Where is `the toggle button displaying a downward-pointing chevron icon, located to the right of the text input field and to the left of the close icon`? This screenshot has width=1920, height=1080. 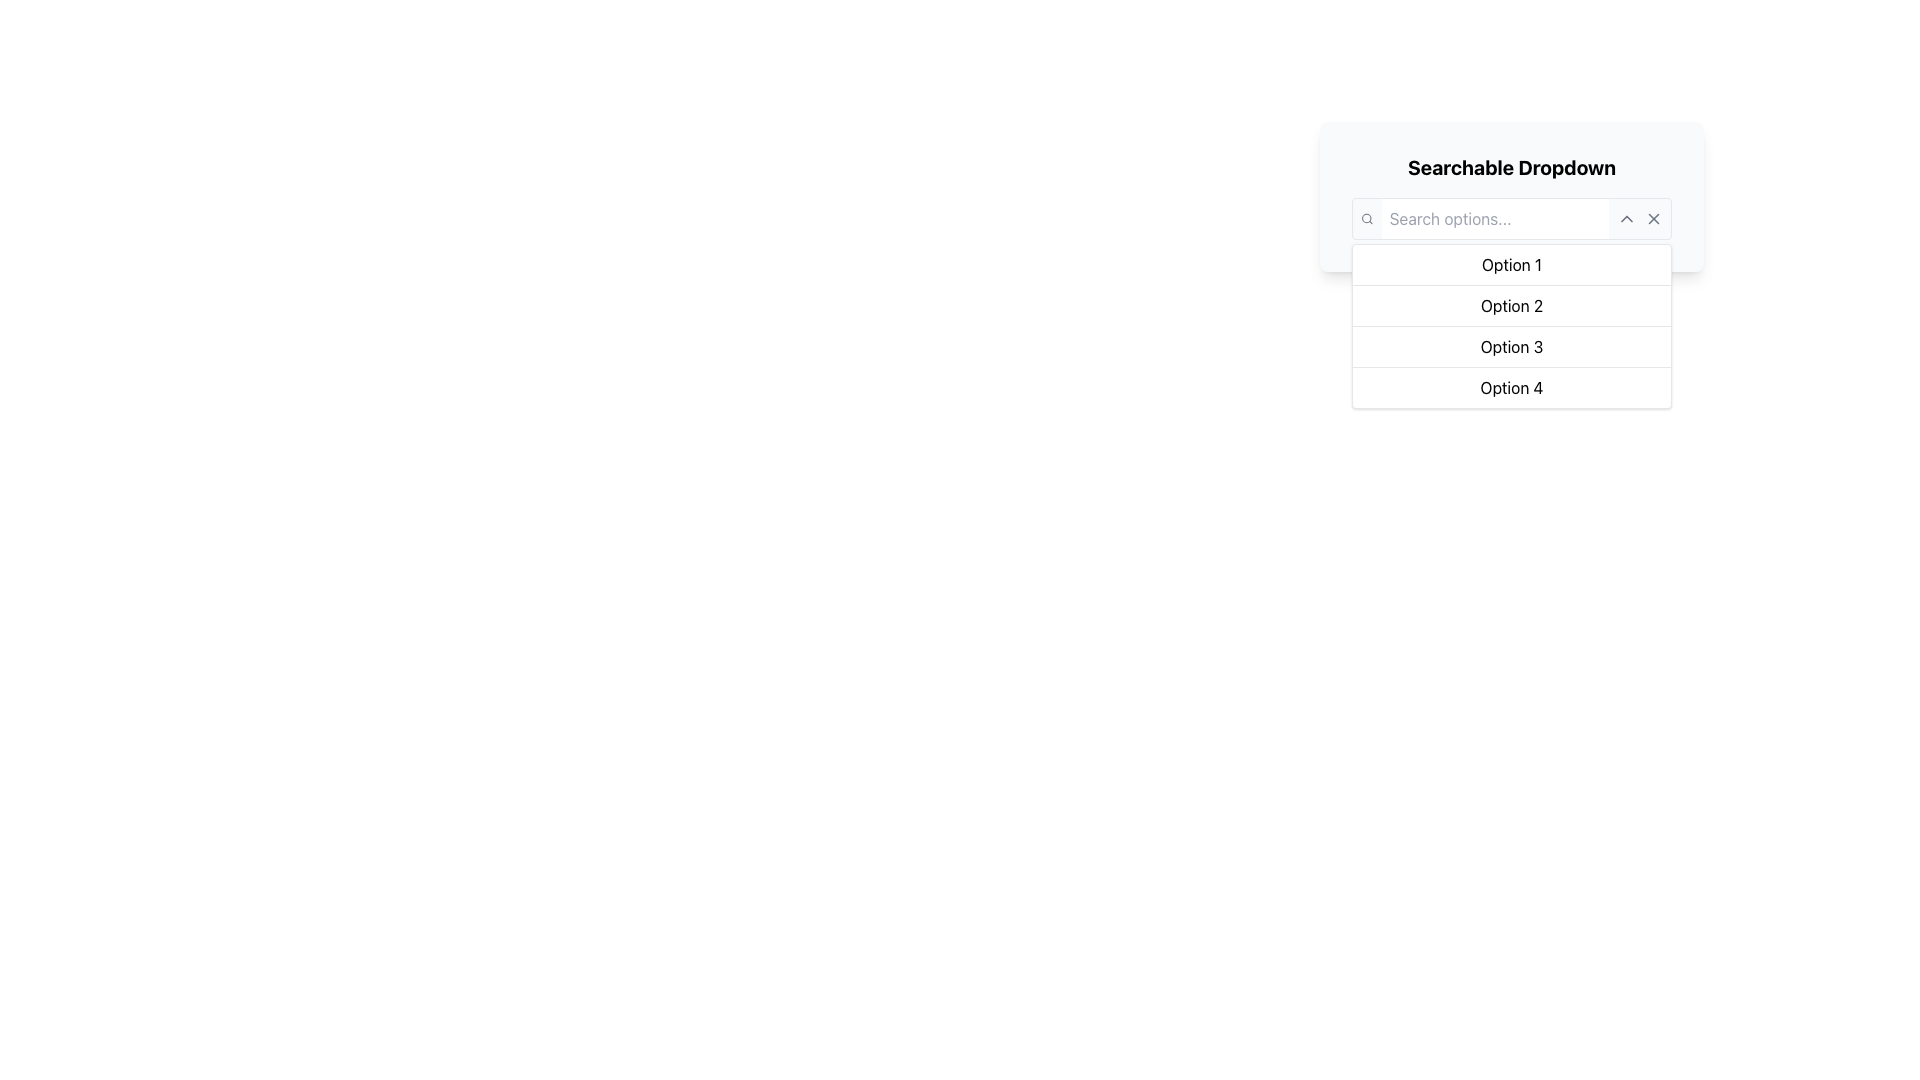 the toggle button displaying a downward-pointing chevron icon, located to the right of the text input field and to the left of the close icon is located at coordinates (1627, 219).